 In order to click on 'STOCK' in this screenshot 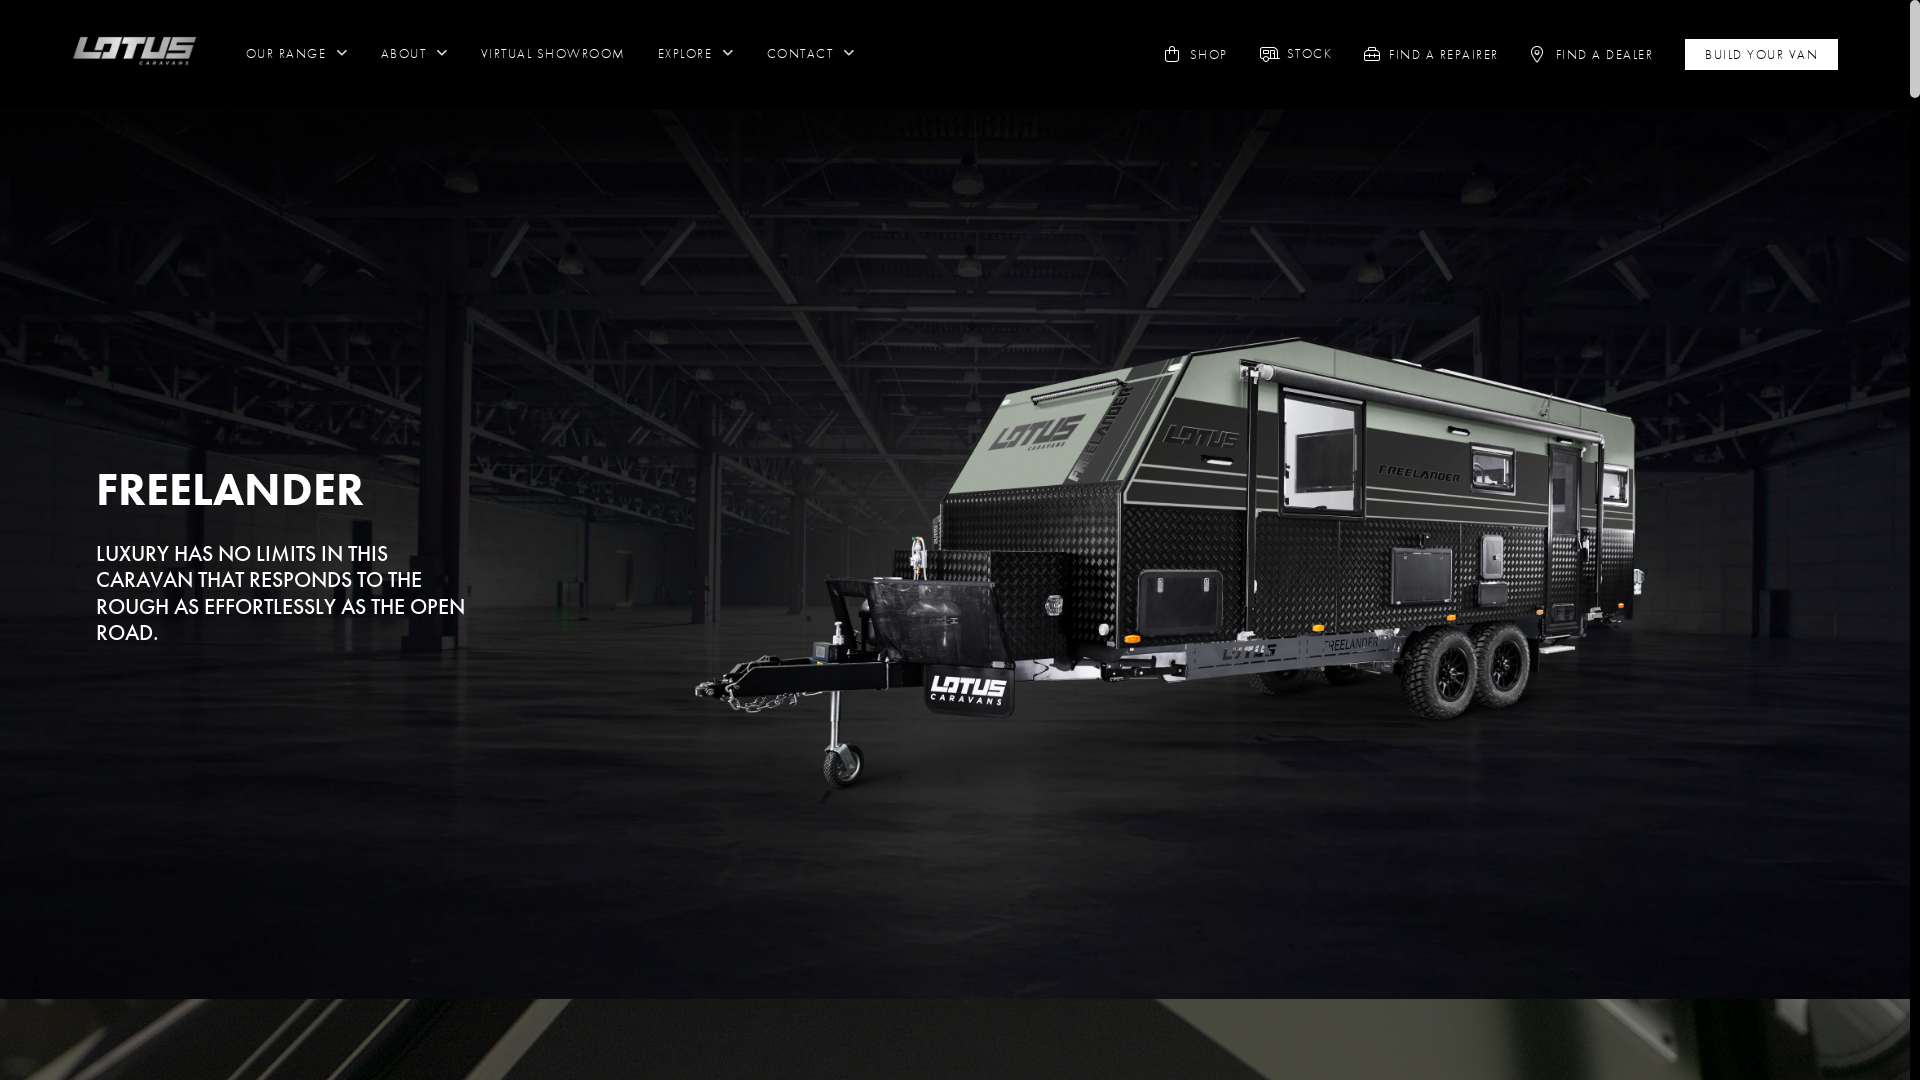, I will do `click(1310, 53)`.